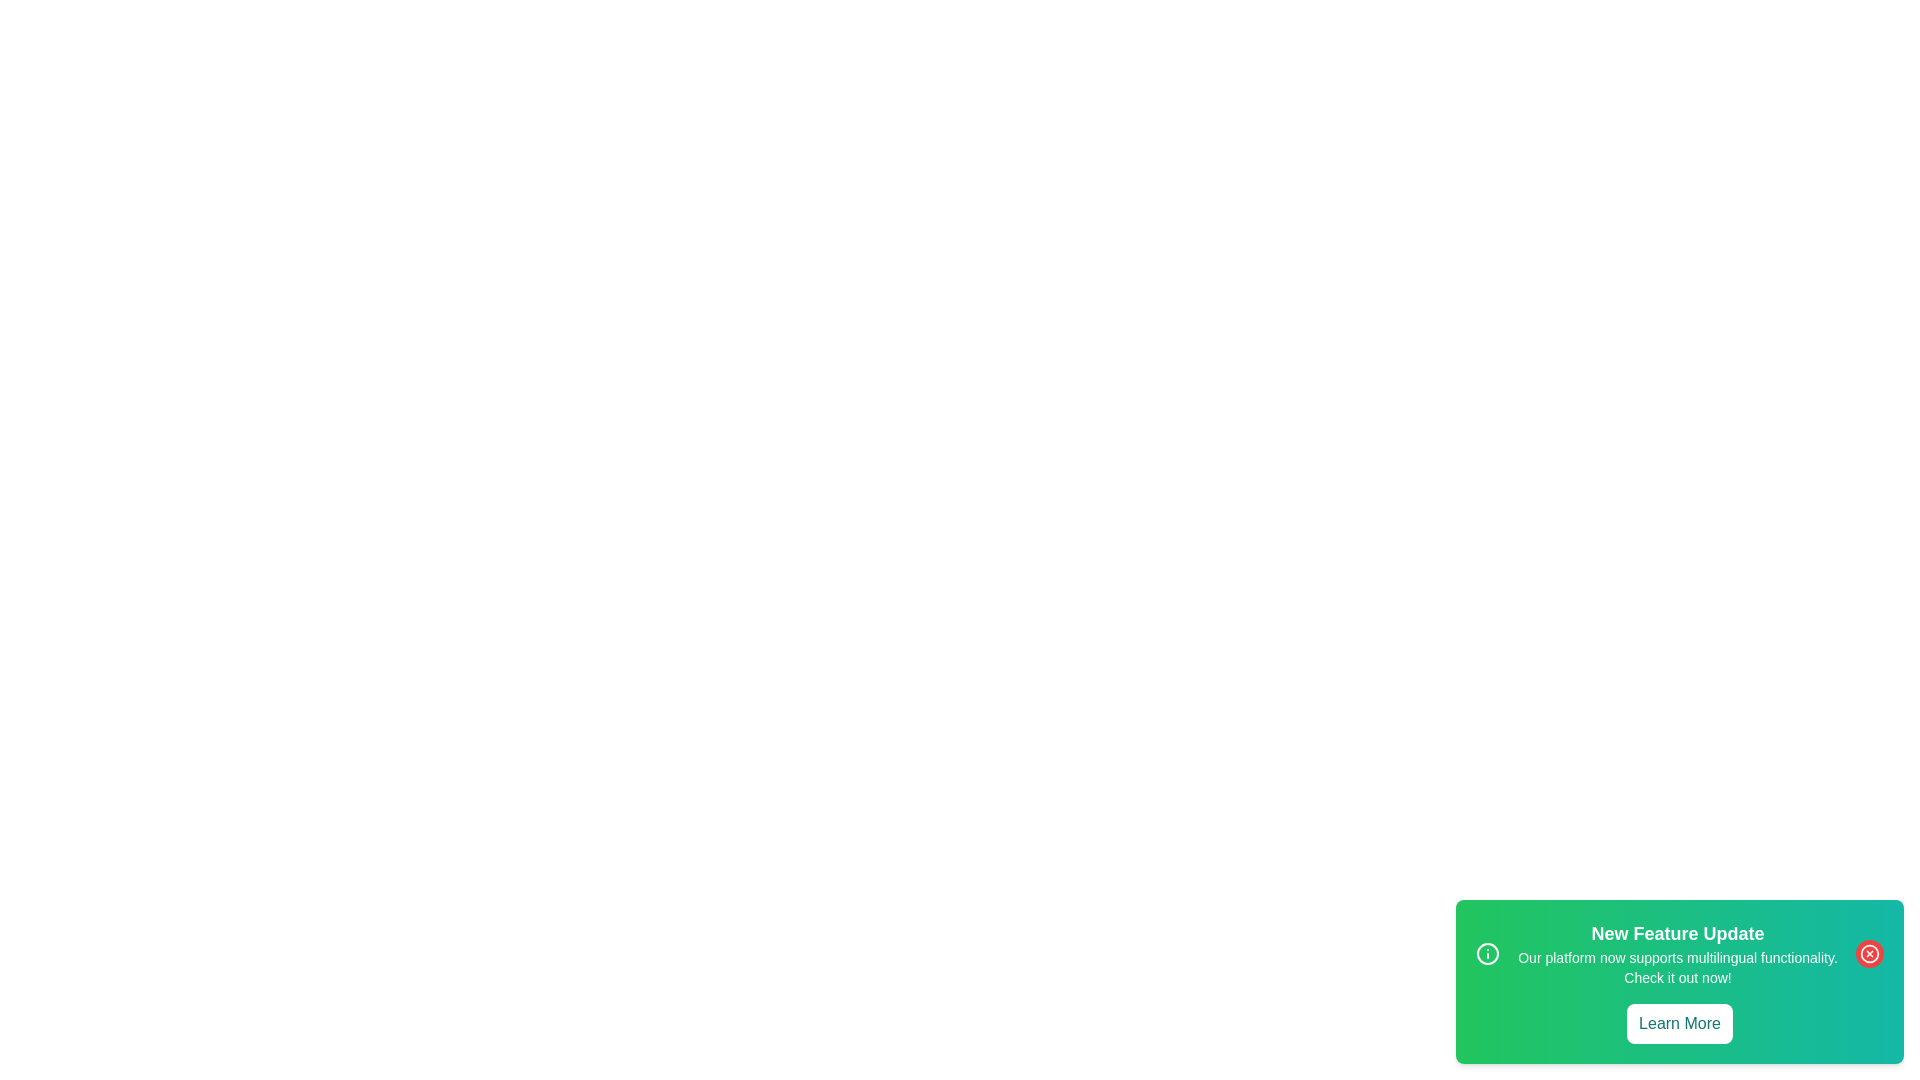  I want to click on the close button of the snackbar to dismiss it, so click(1869, 952).